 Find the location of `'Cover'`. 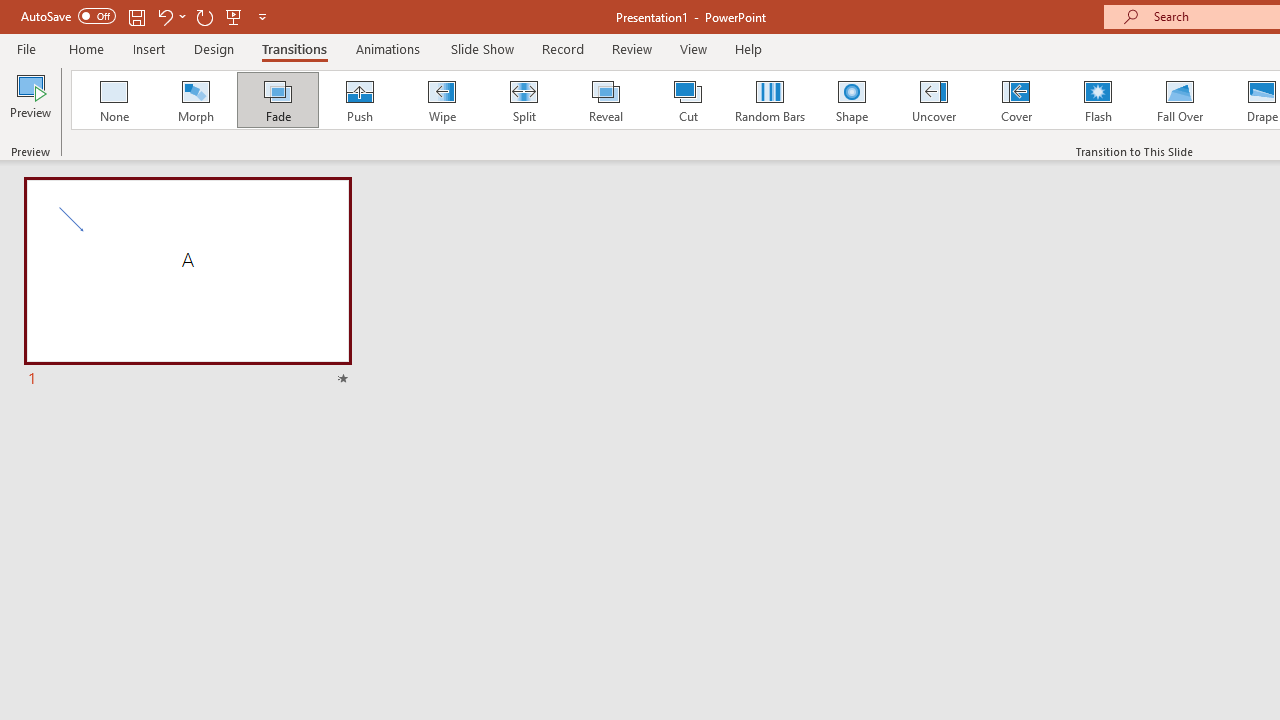

'Cover' is located at coordinates (1016, 100).